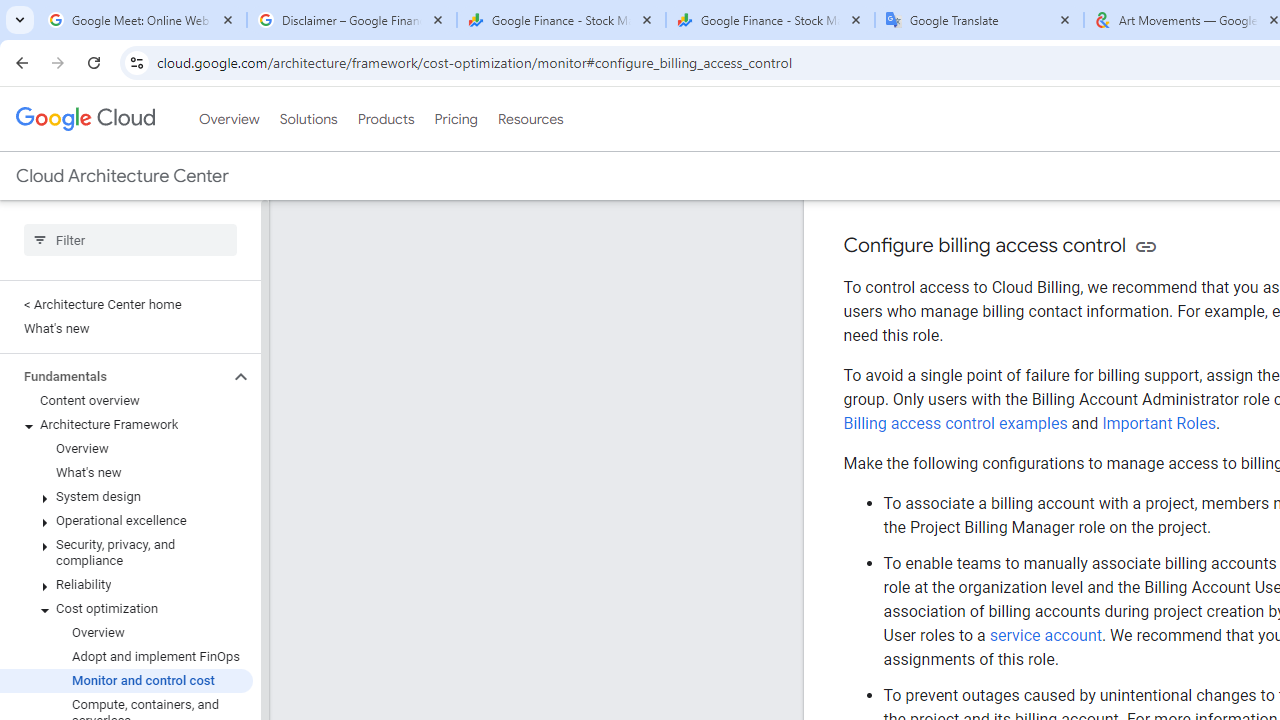  Describe the element at coordinates (1145, 245) in the screenshot. I see `'Copy link to this section: Configure billing access control'` at that location.